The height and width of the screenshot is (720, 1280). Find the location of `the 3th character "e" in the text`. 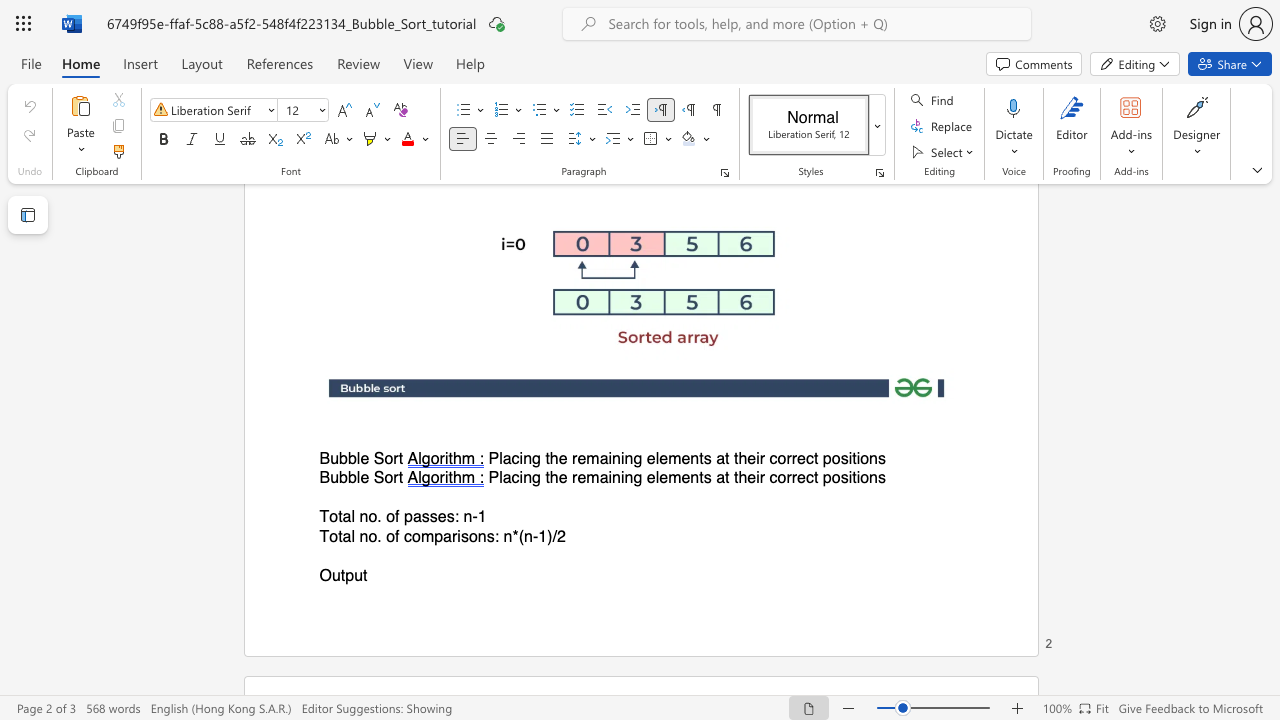

the 3th character "e" in the text is located at coordinates (651, 478).